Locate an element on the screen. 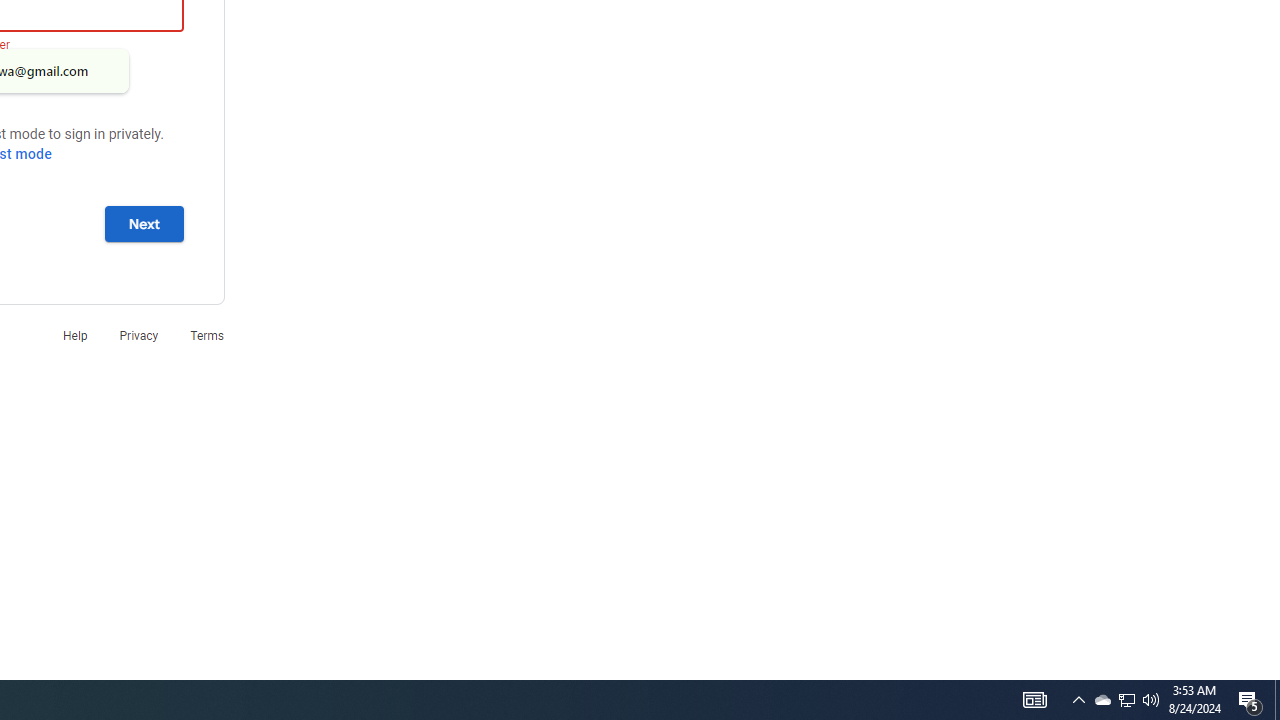 This screenshot has height=720, width=1280. 'Next' is located at coordinates (143, 223).